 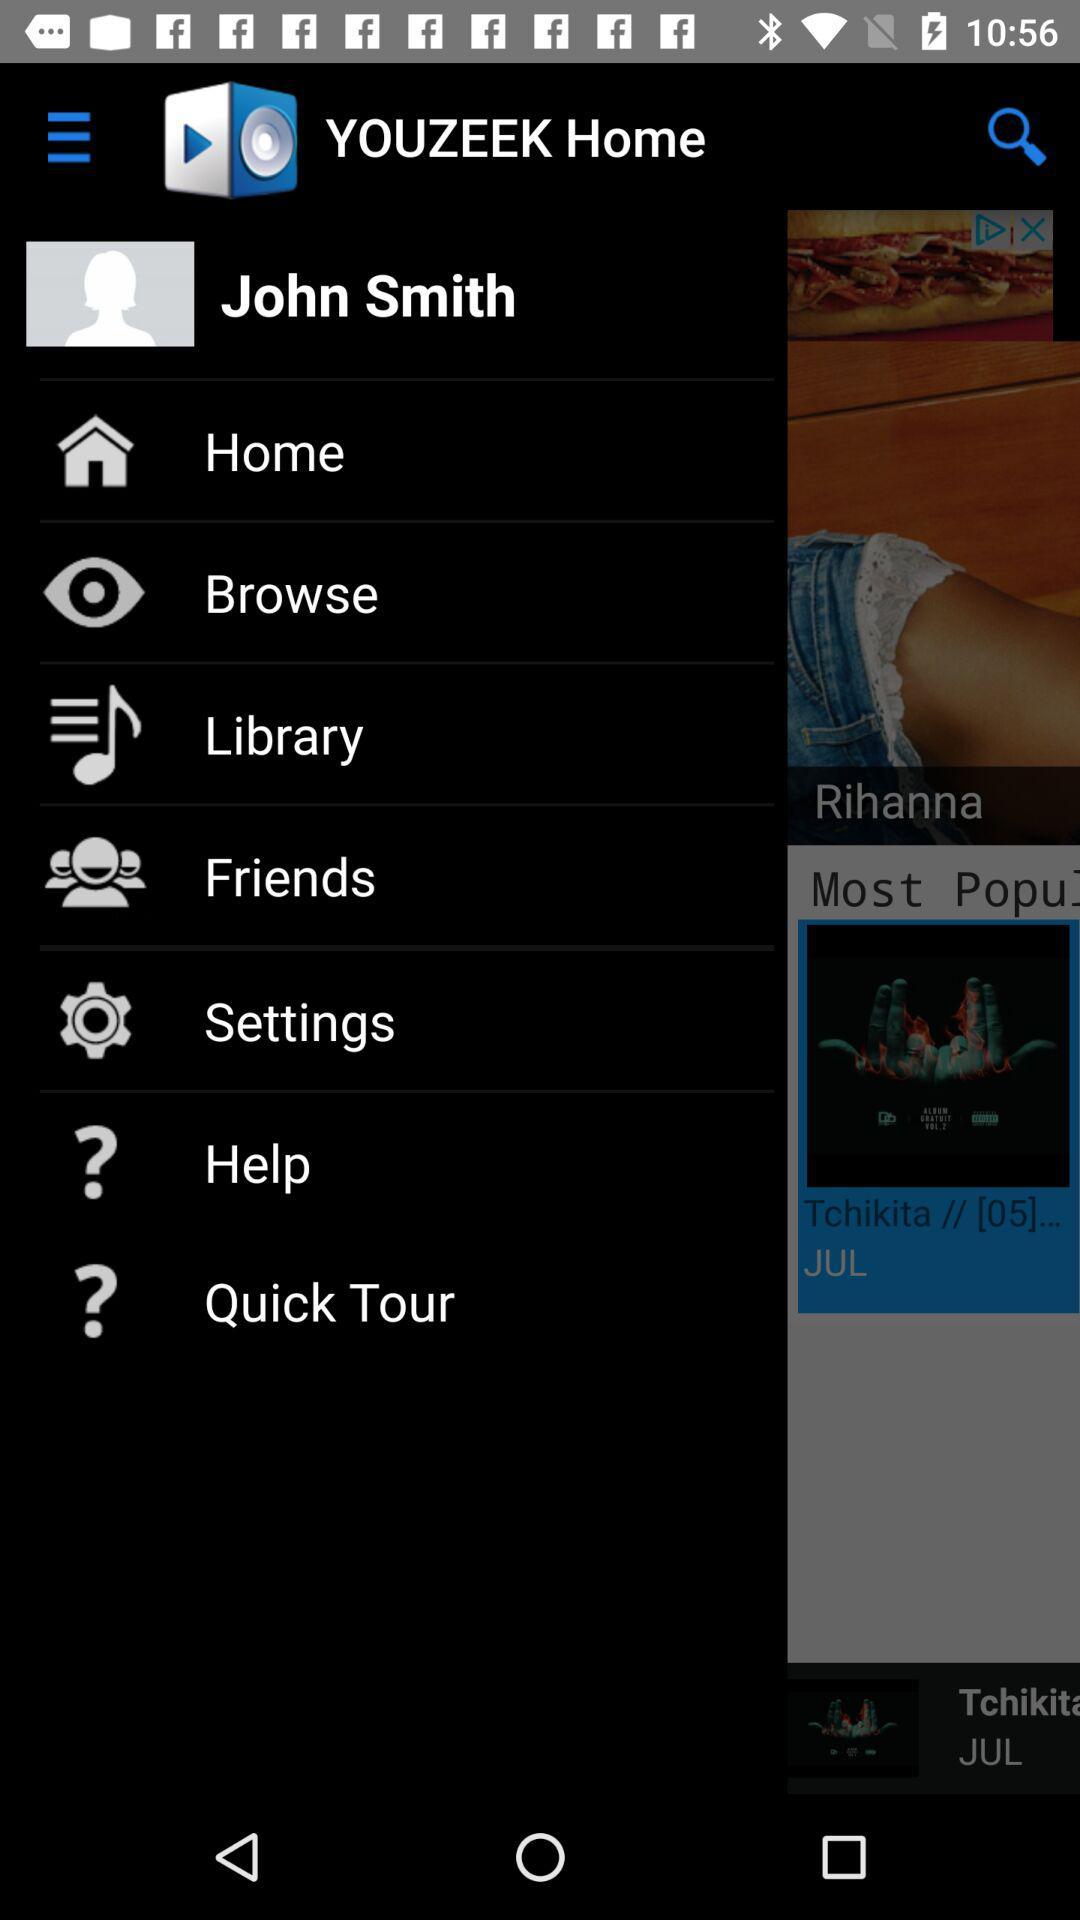 I want to click on open your profile, so click(x=540, y=274).